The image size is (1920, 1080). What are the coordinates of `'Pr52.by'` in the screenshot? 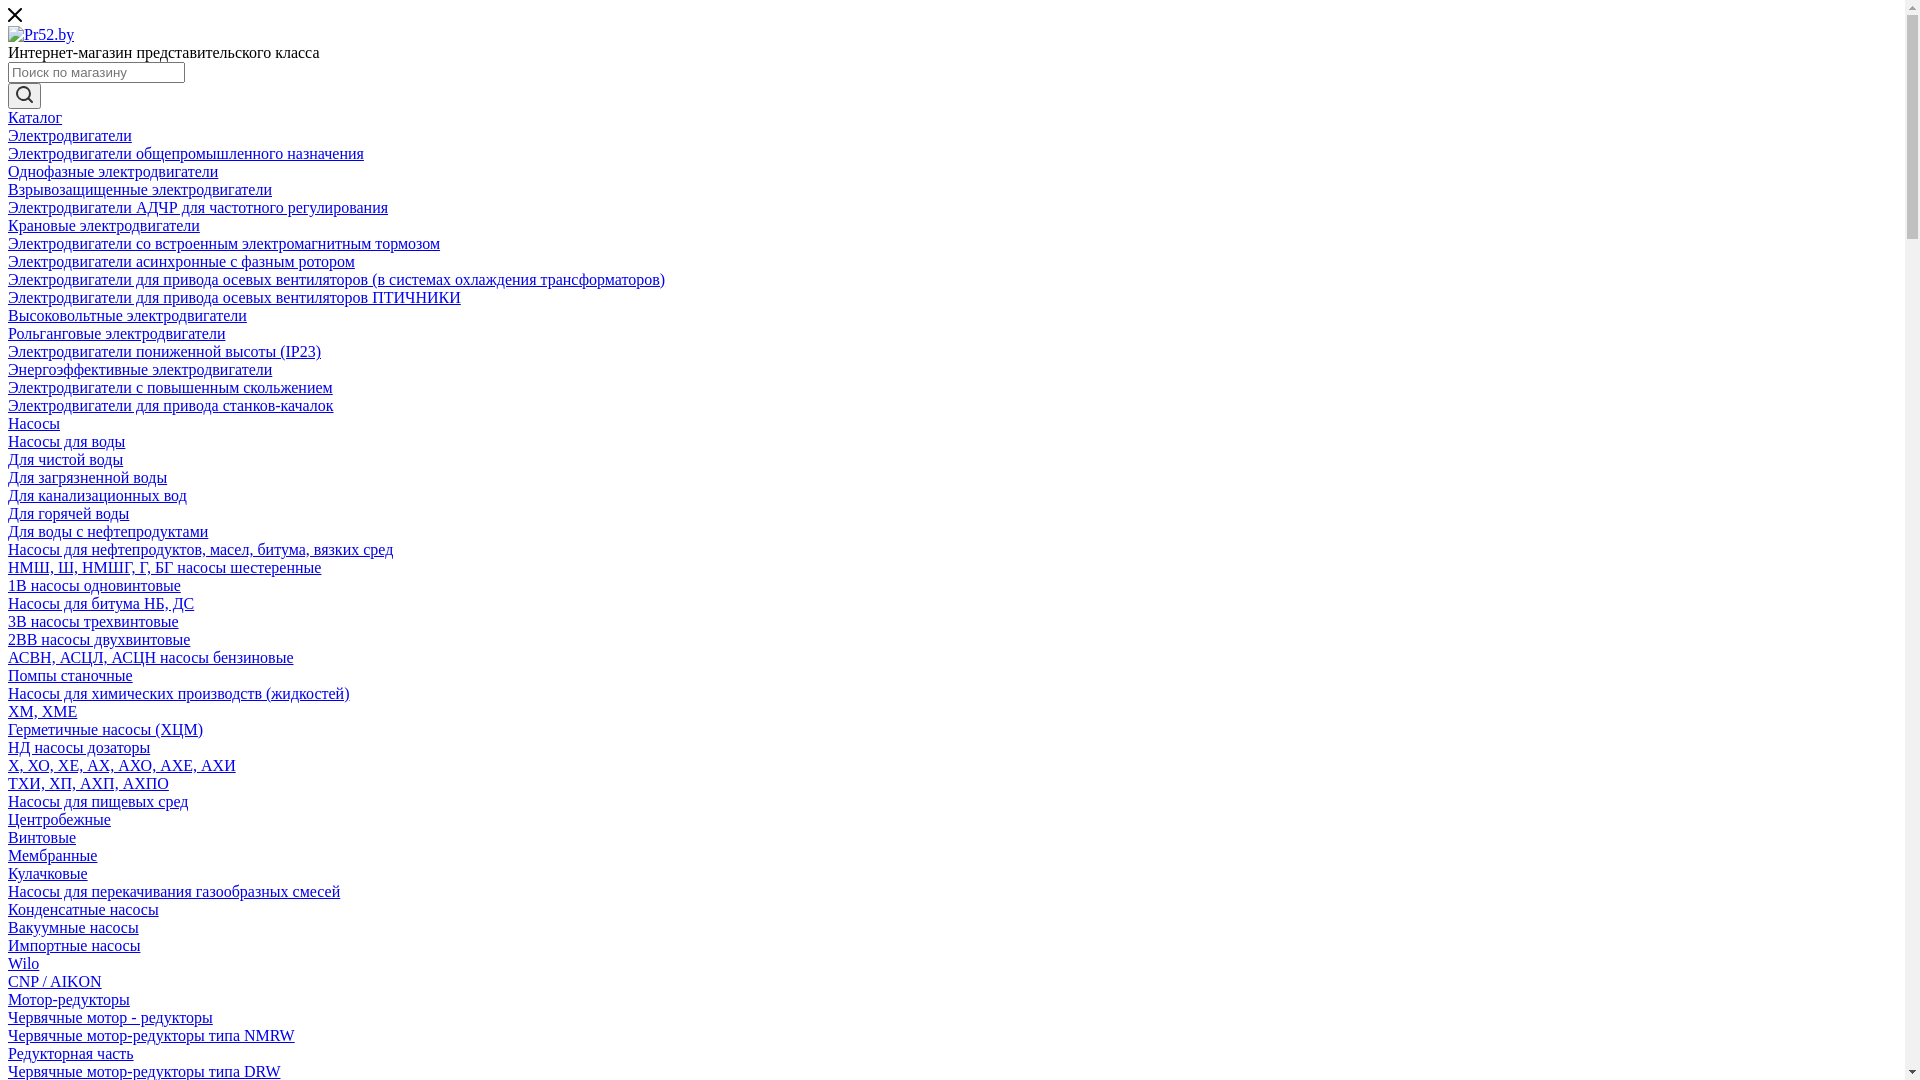 It's located at (41, 34).